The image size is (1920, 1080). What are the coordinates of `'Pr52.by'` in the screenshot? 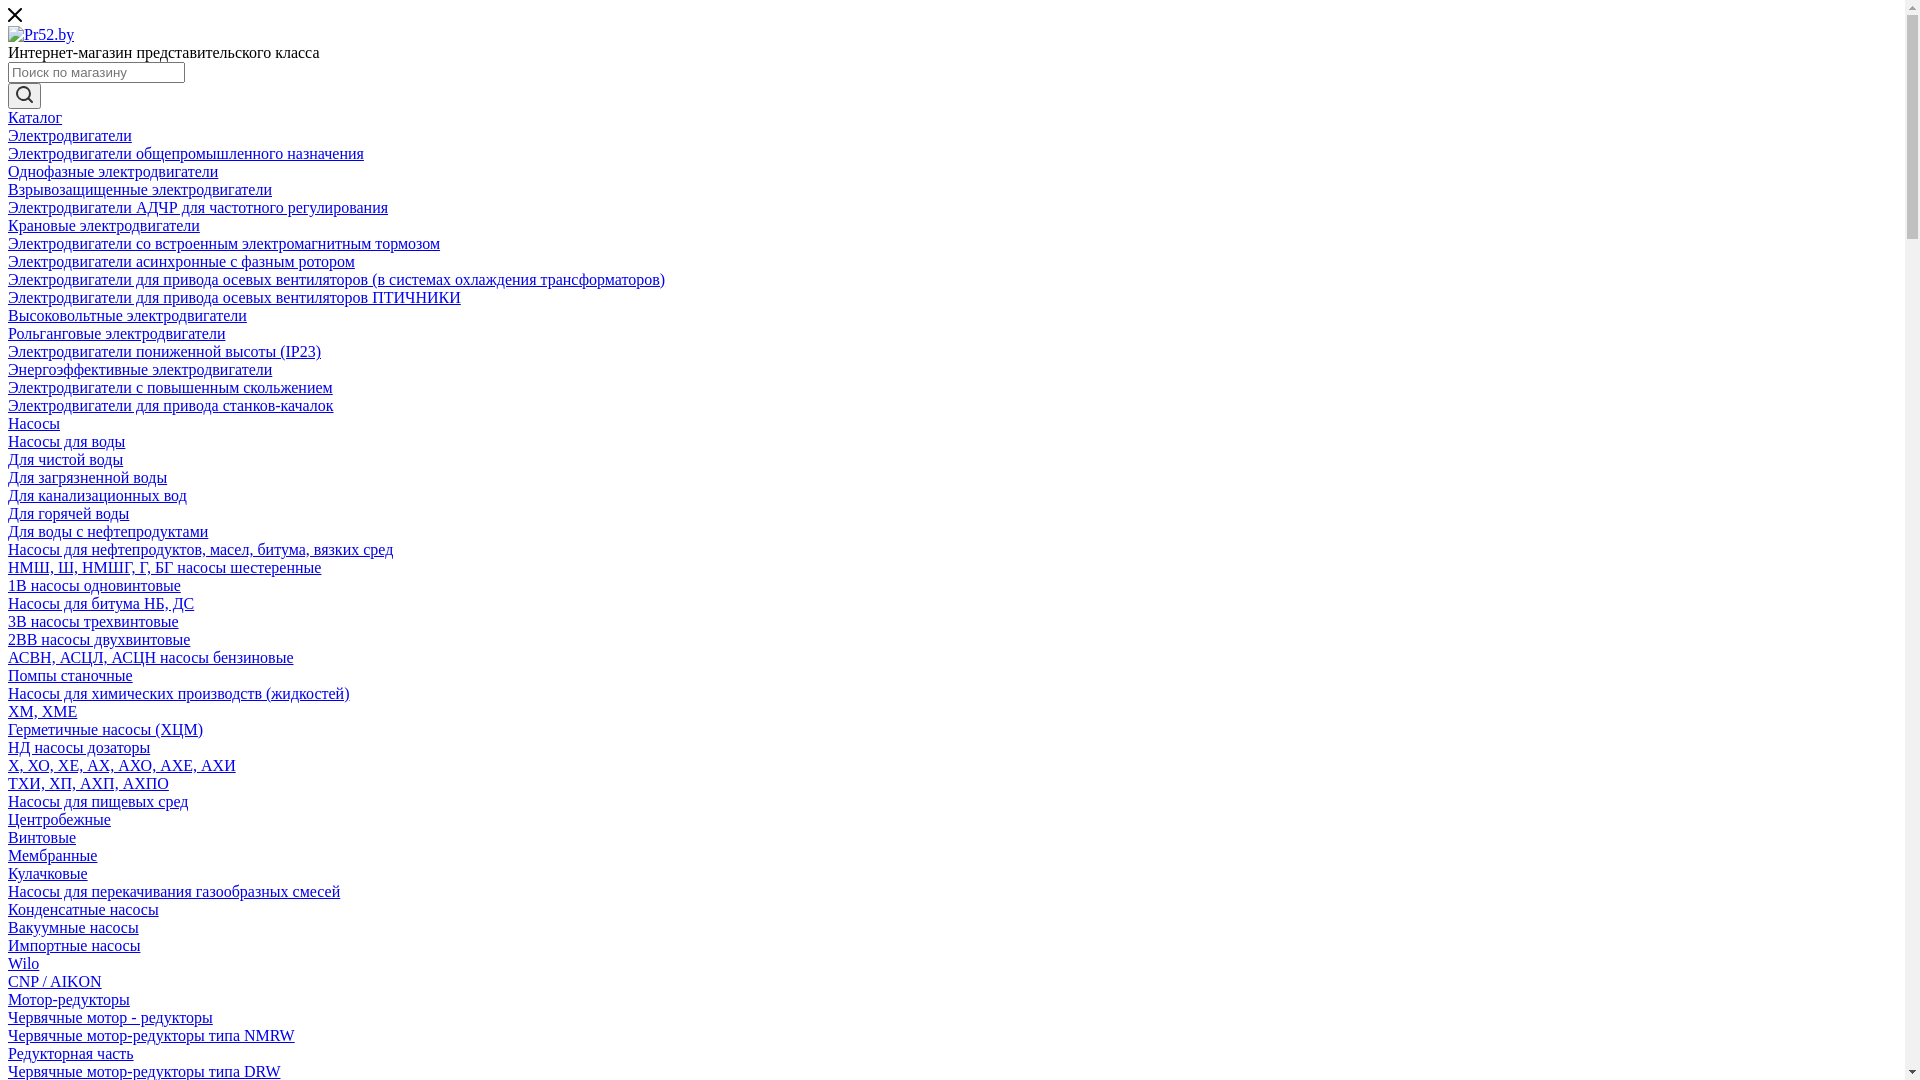 It's located at (41, 34).